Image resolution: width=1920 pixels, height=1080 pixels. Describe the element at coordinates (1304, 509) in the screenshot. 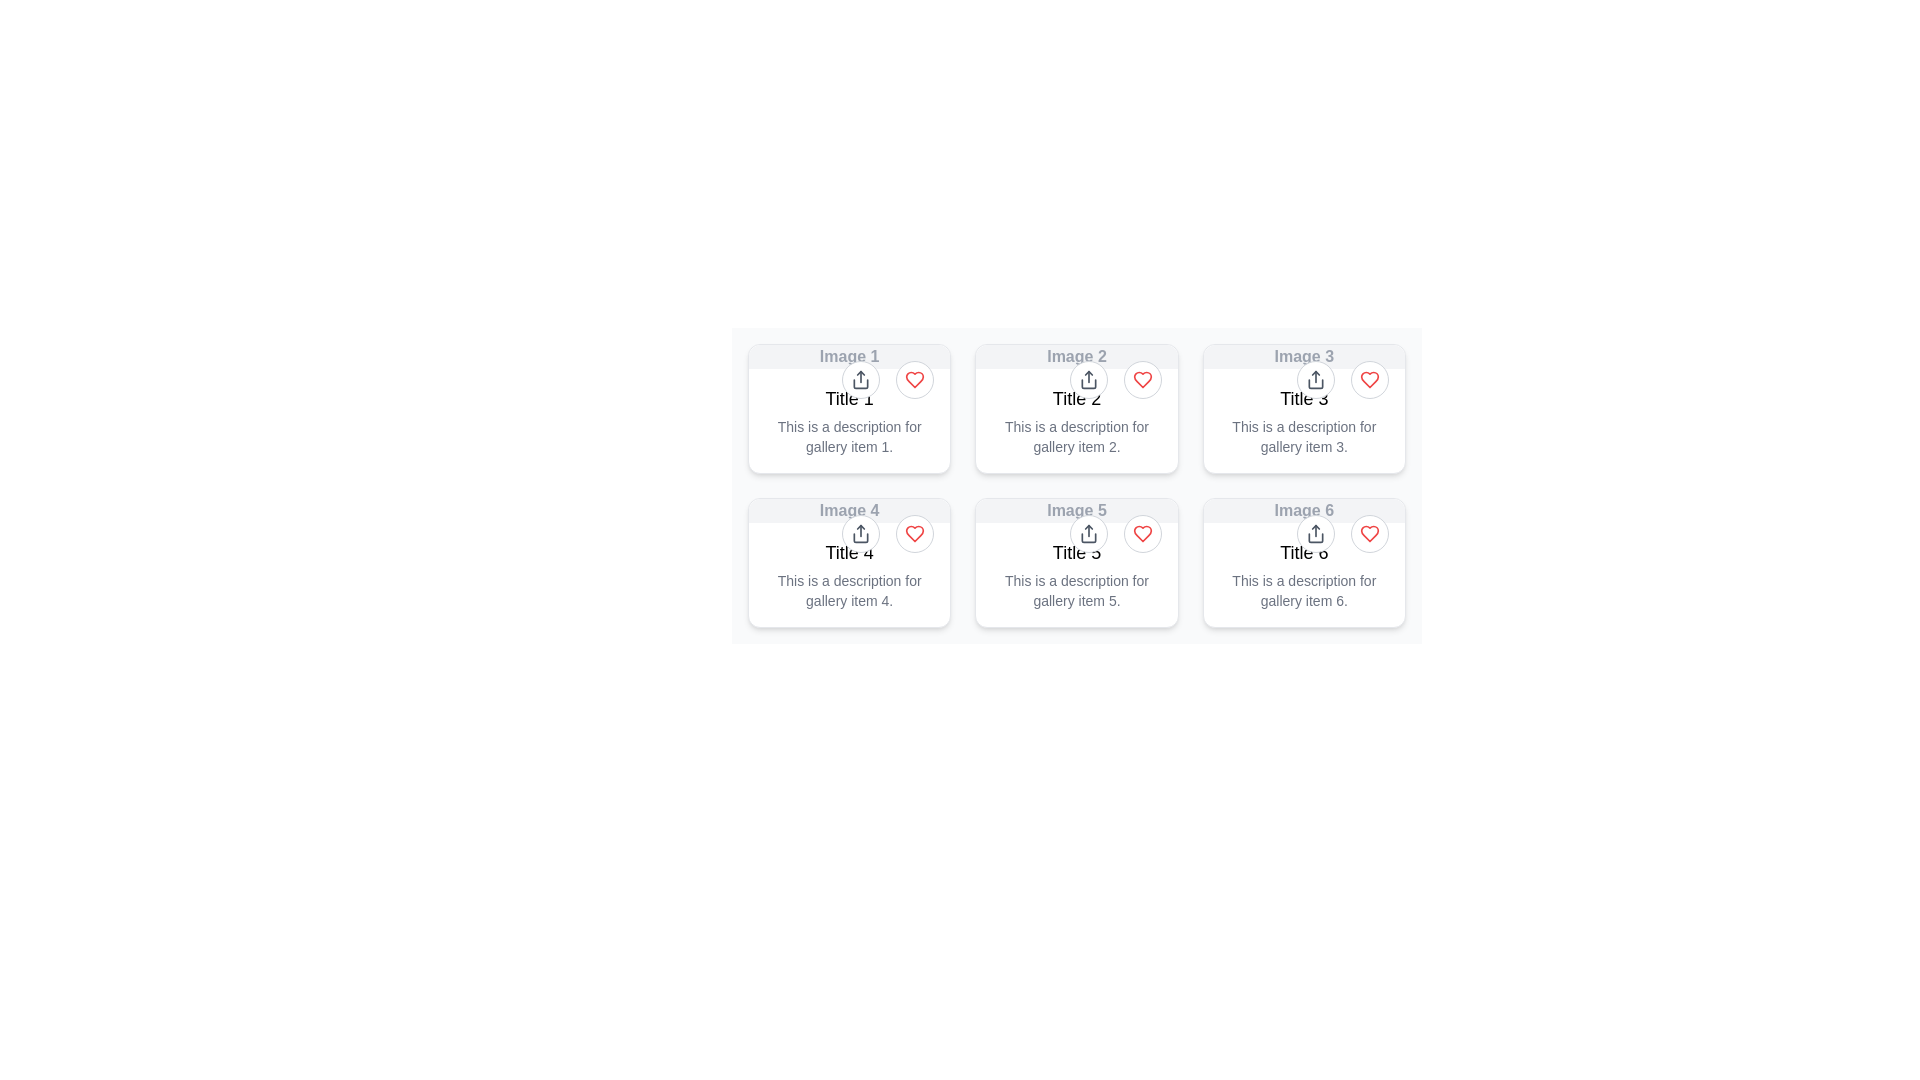

I see `the text label in the sixth gallery card located at the bottom-right corner` at that location.